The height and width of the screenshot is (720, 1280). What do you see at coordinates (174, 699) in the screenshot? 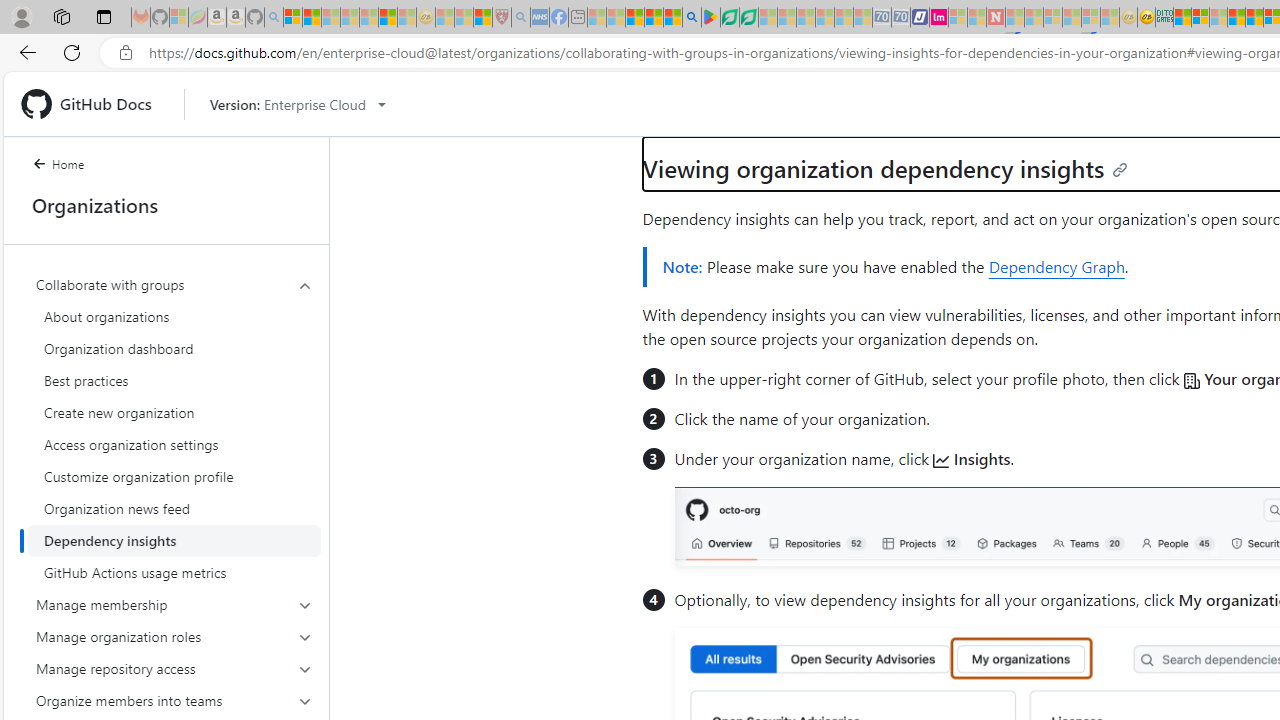
I see `'Organize members into teams'` at bounding box center [174, 699].